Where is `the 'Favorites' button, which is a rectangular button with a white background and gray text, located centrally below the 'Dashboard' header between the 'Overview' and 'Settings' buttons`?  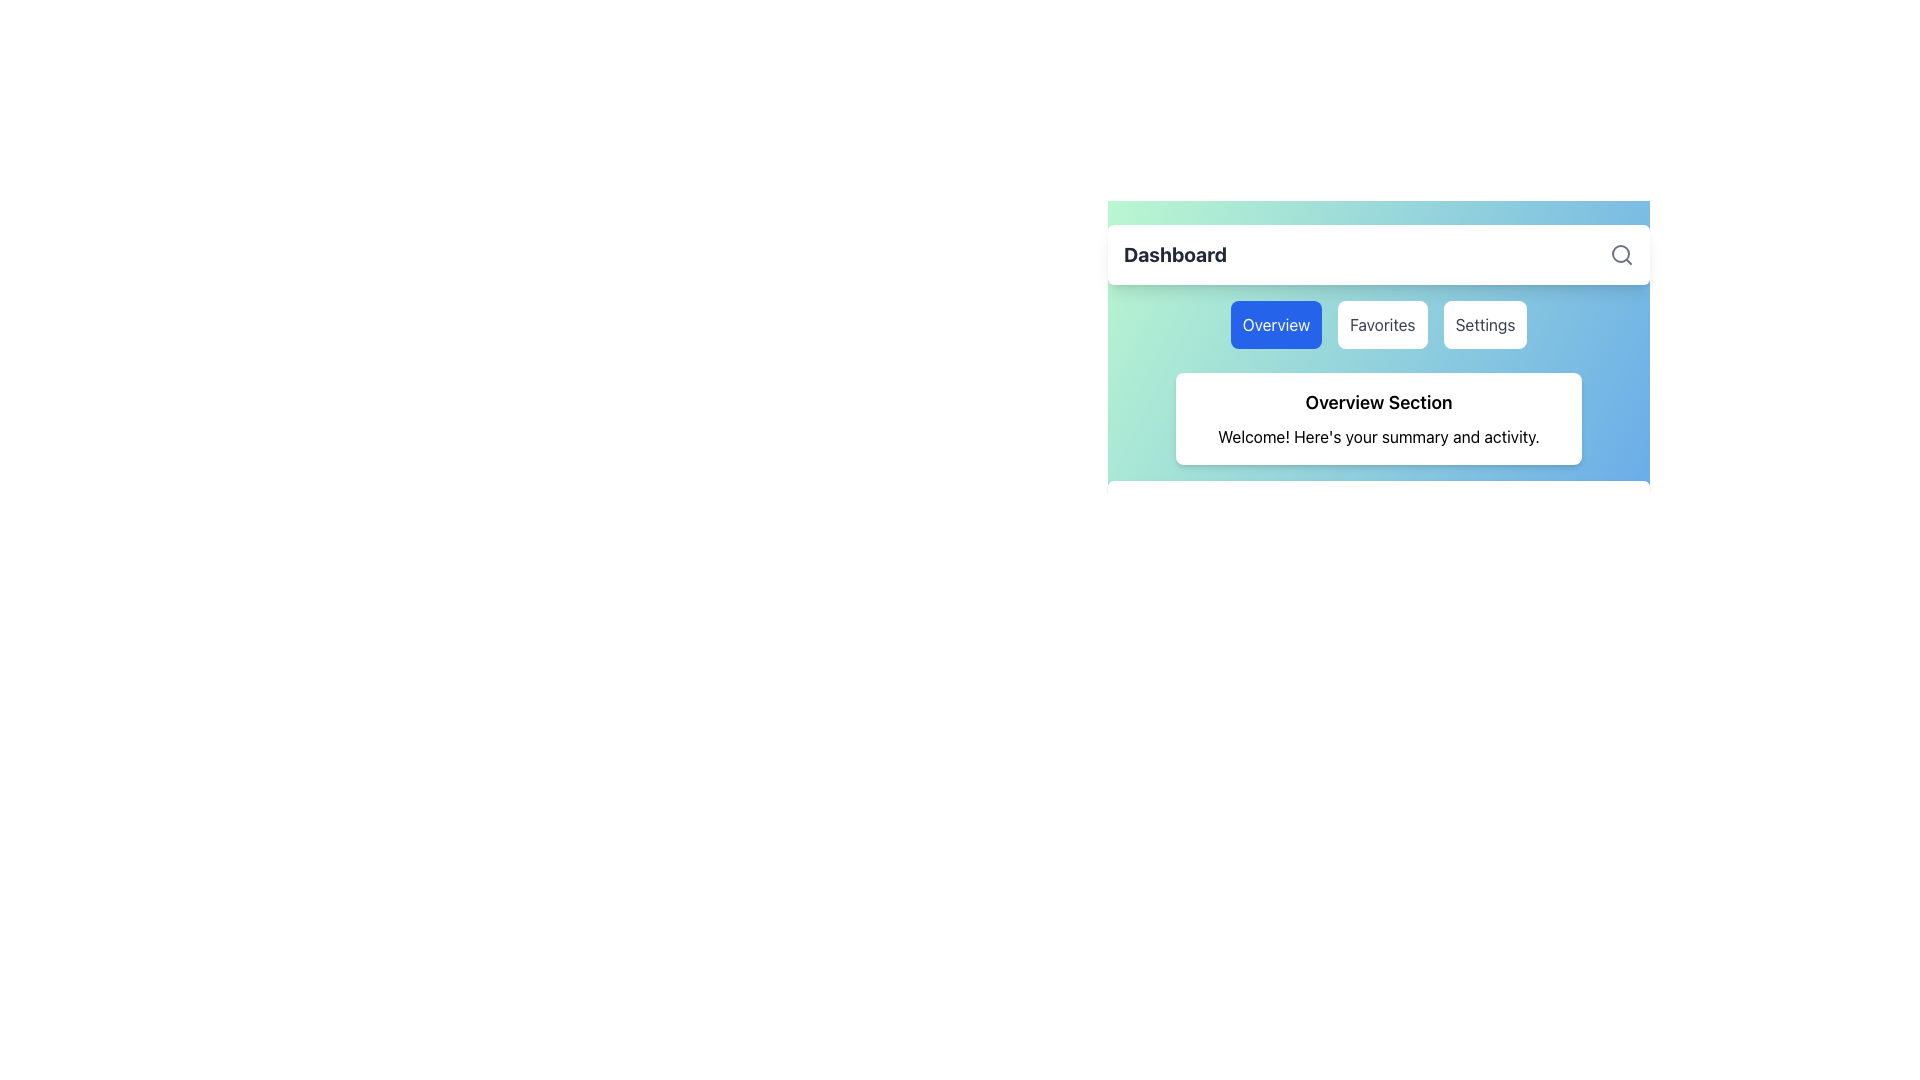
the 'Favorites' button, which is a rectangular button with a white background and gray text, located centrally below the 'Dashboard' header between the 'Overview' and 'Settings' buttons is located at coordinates (1381, 323).